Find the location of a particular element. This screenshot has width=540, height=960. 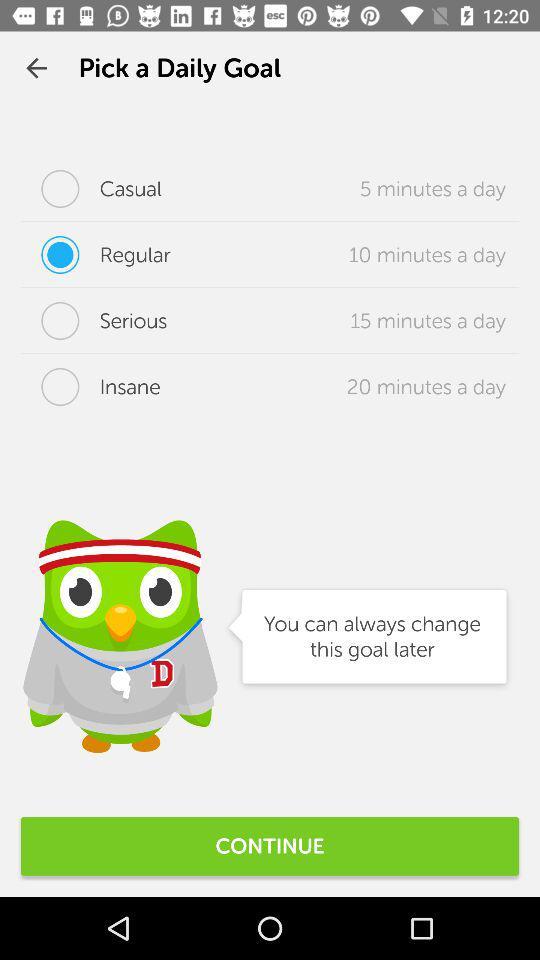

icon next to 20 minutes a icon is located at coordinates (89, 385).